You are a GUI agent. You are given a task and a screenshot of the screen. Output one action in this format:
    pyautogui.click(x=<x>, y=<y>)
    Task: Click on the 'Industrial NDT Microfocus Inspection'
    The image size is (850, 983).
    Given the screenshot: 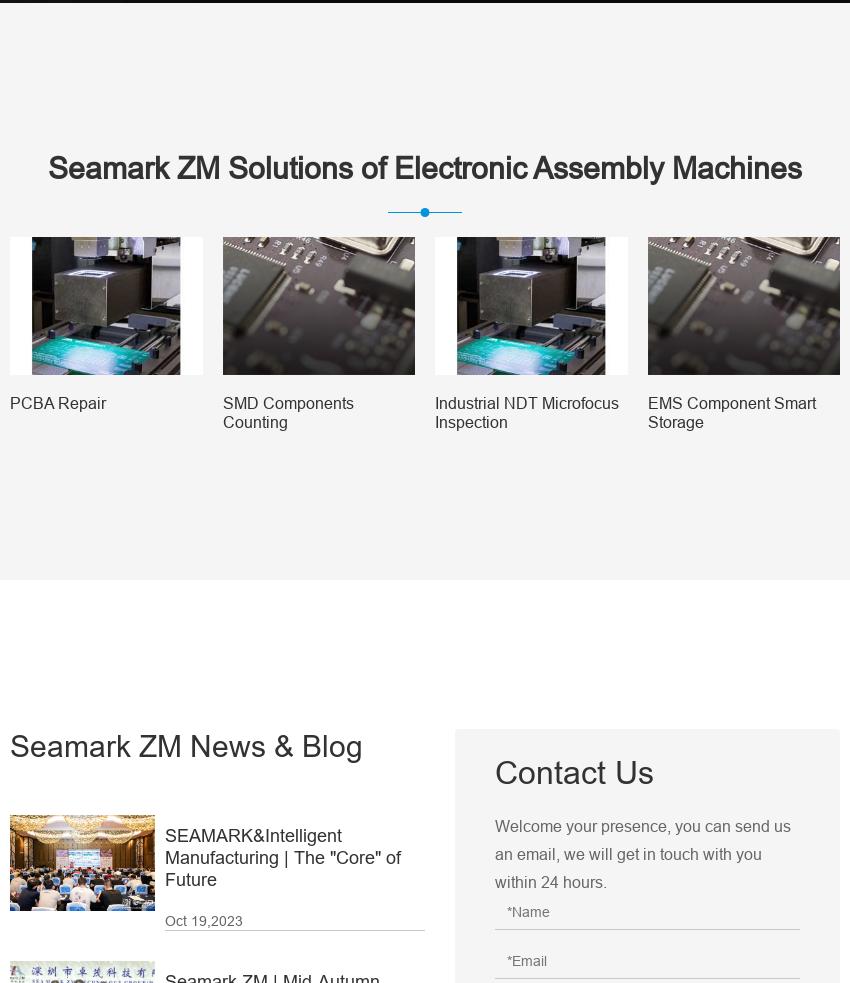 What is the action you would take?
    pyautogui.click(x=526, y=411)
    